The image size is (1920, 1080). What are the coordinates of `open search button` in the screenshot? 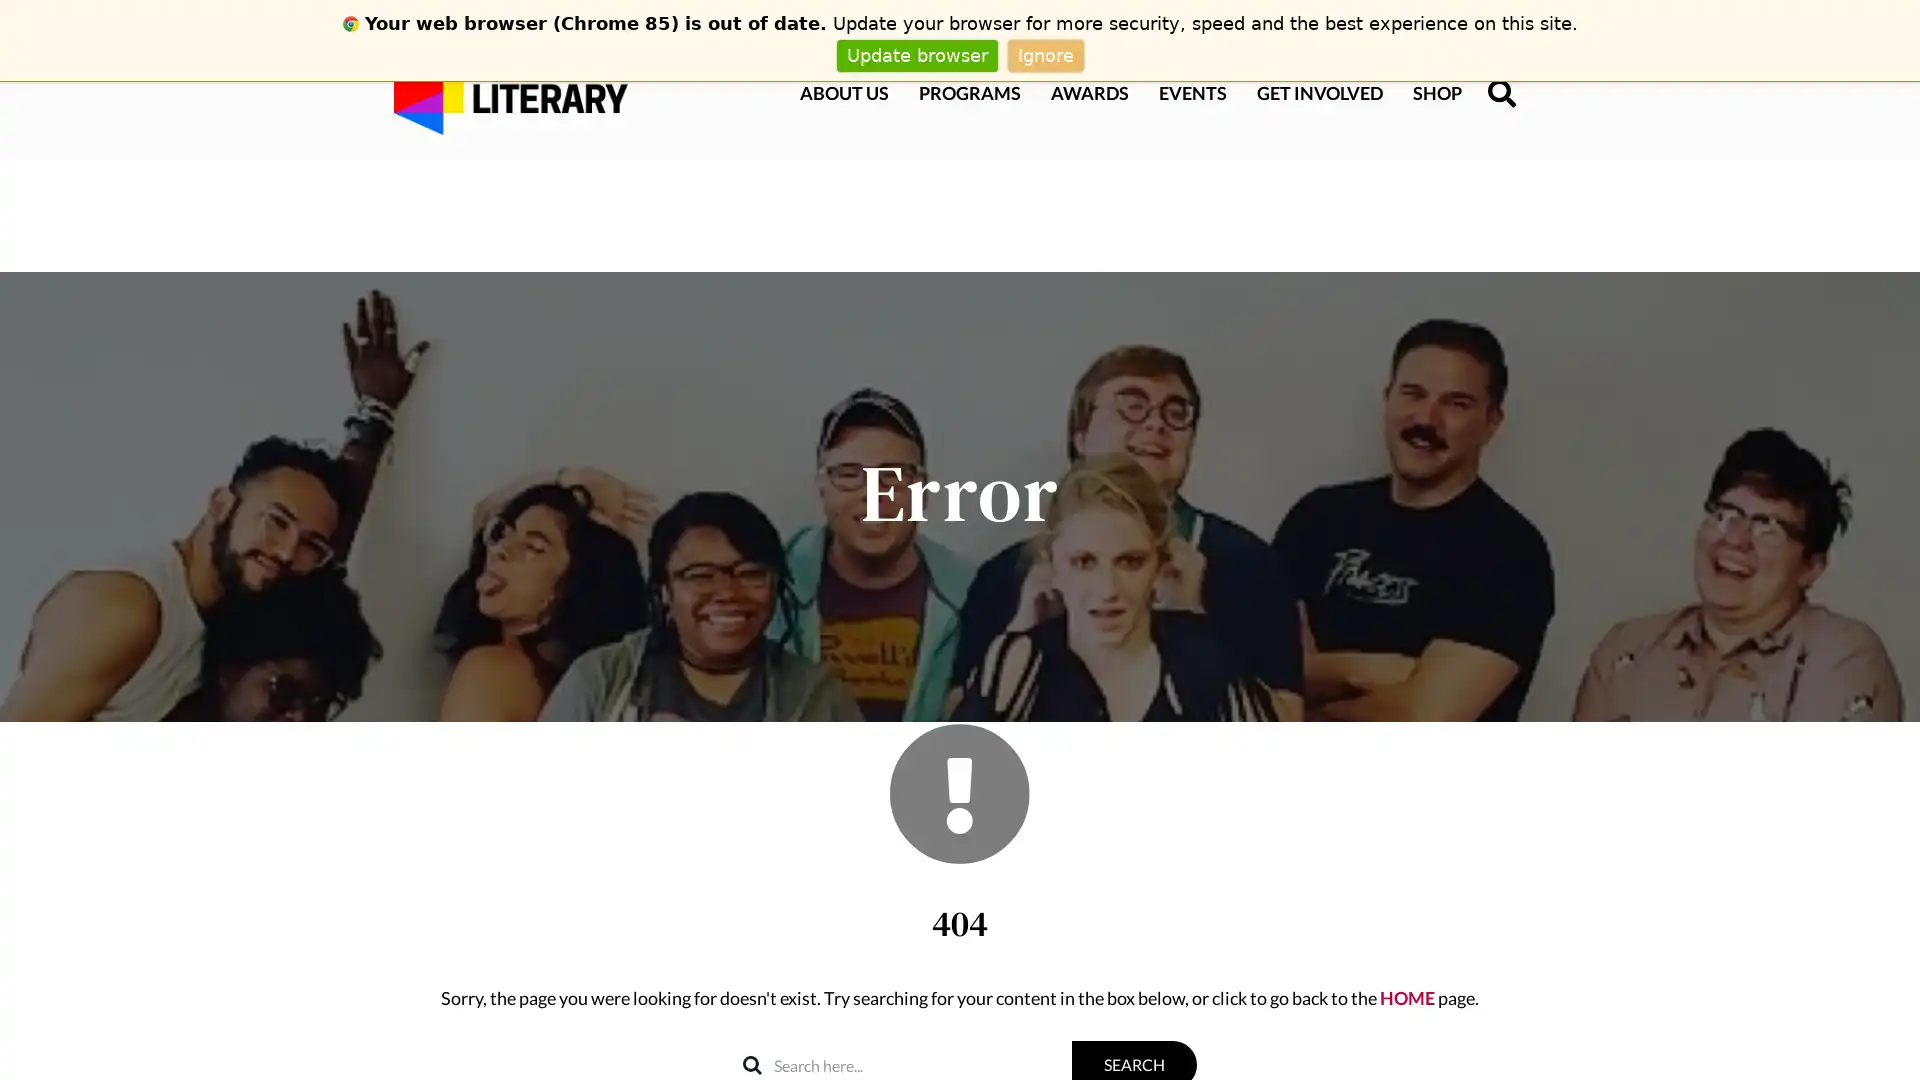 It's located at (1489, 92).